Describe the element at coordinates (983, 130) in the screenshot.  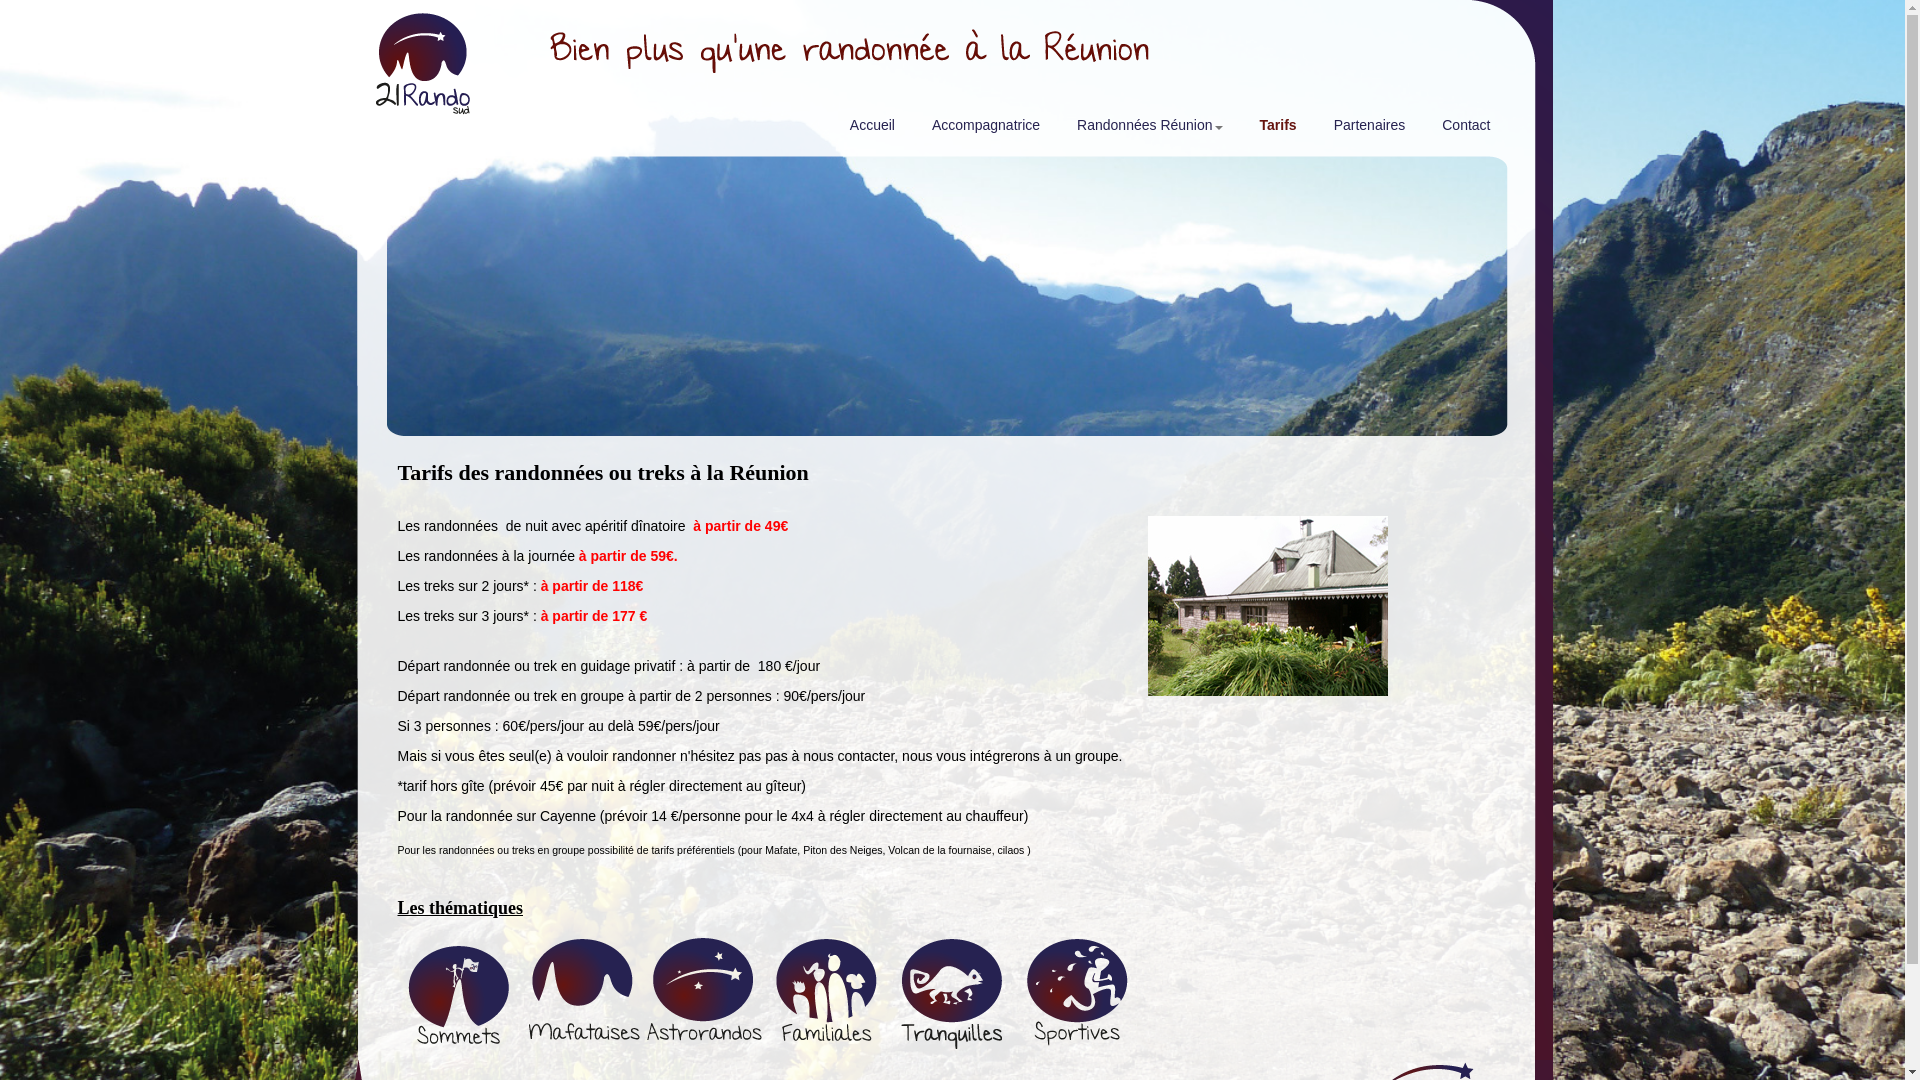
I see `'Accompagnatrice'` at that location.